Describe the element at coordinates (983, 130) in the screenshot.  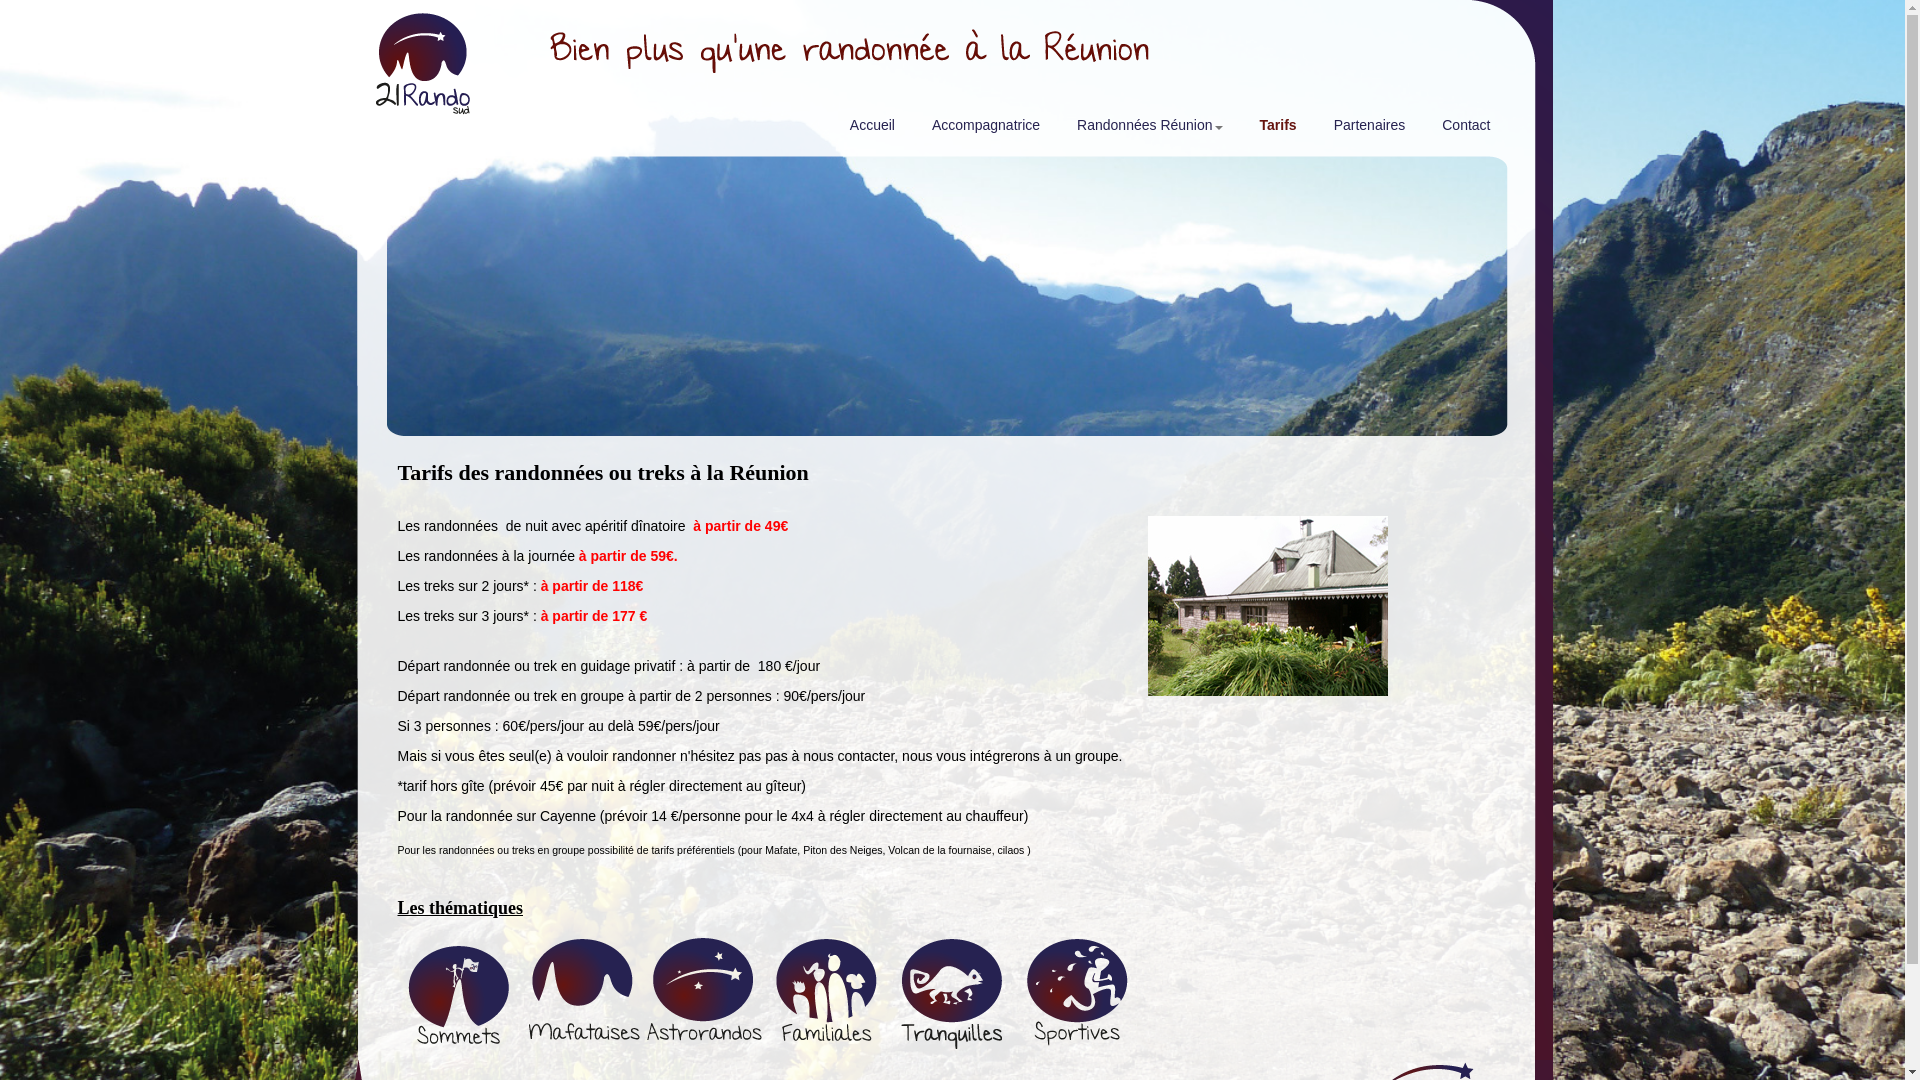
I see `'Accompagnatrice'` at that location.